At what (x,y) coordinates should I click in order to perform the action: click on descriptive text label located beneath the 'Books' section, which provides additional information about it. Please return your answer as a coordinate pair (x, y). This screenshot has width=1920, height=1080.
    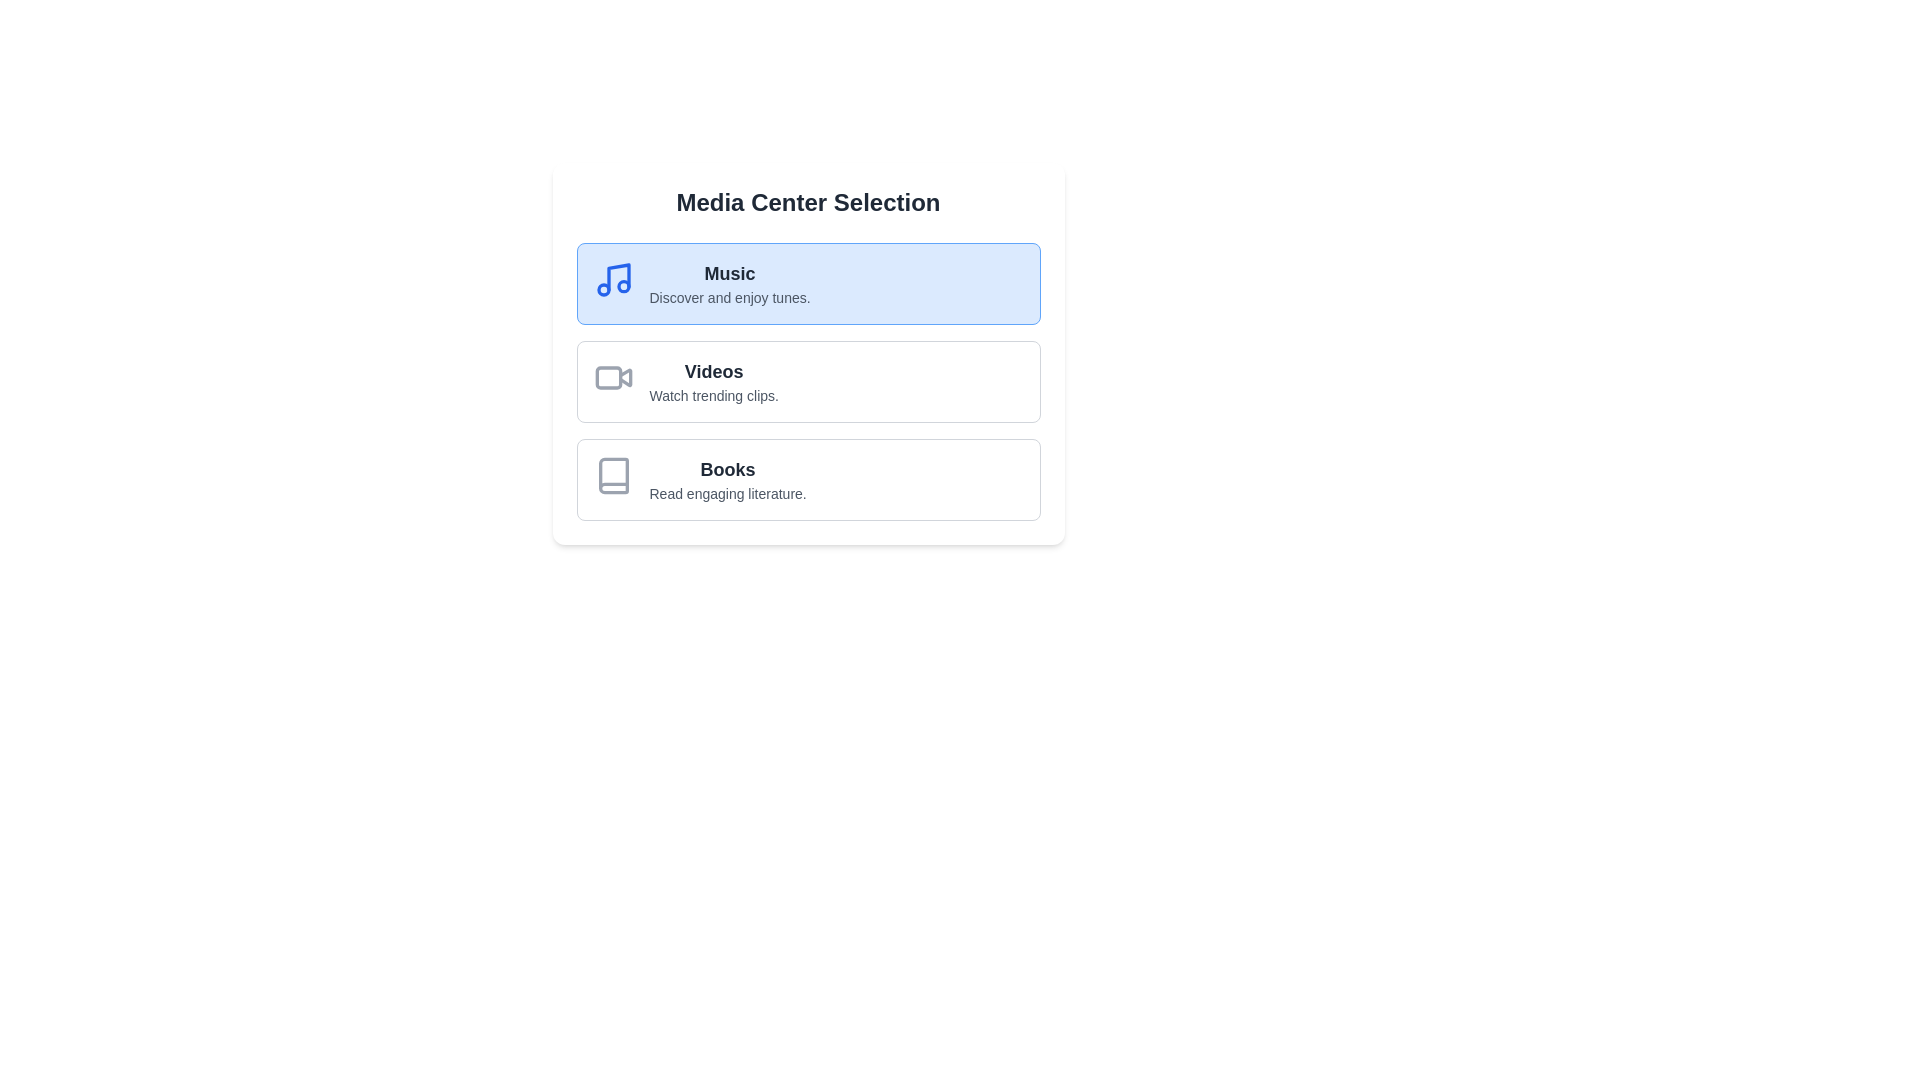
    Looking at the image, I should click on (727, 493).